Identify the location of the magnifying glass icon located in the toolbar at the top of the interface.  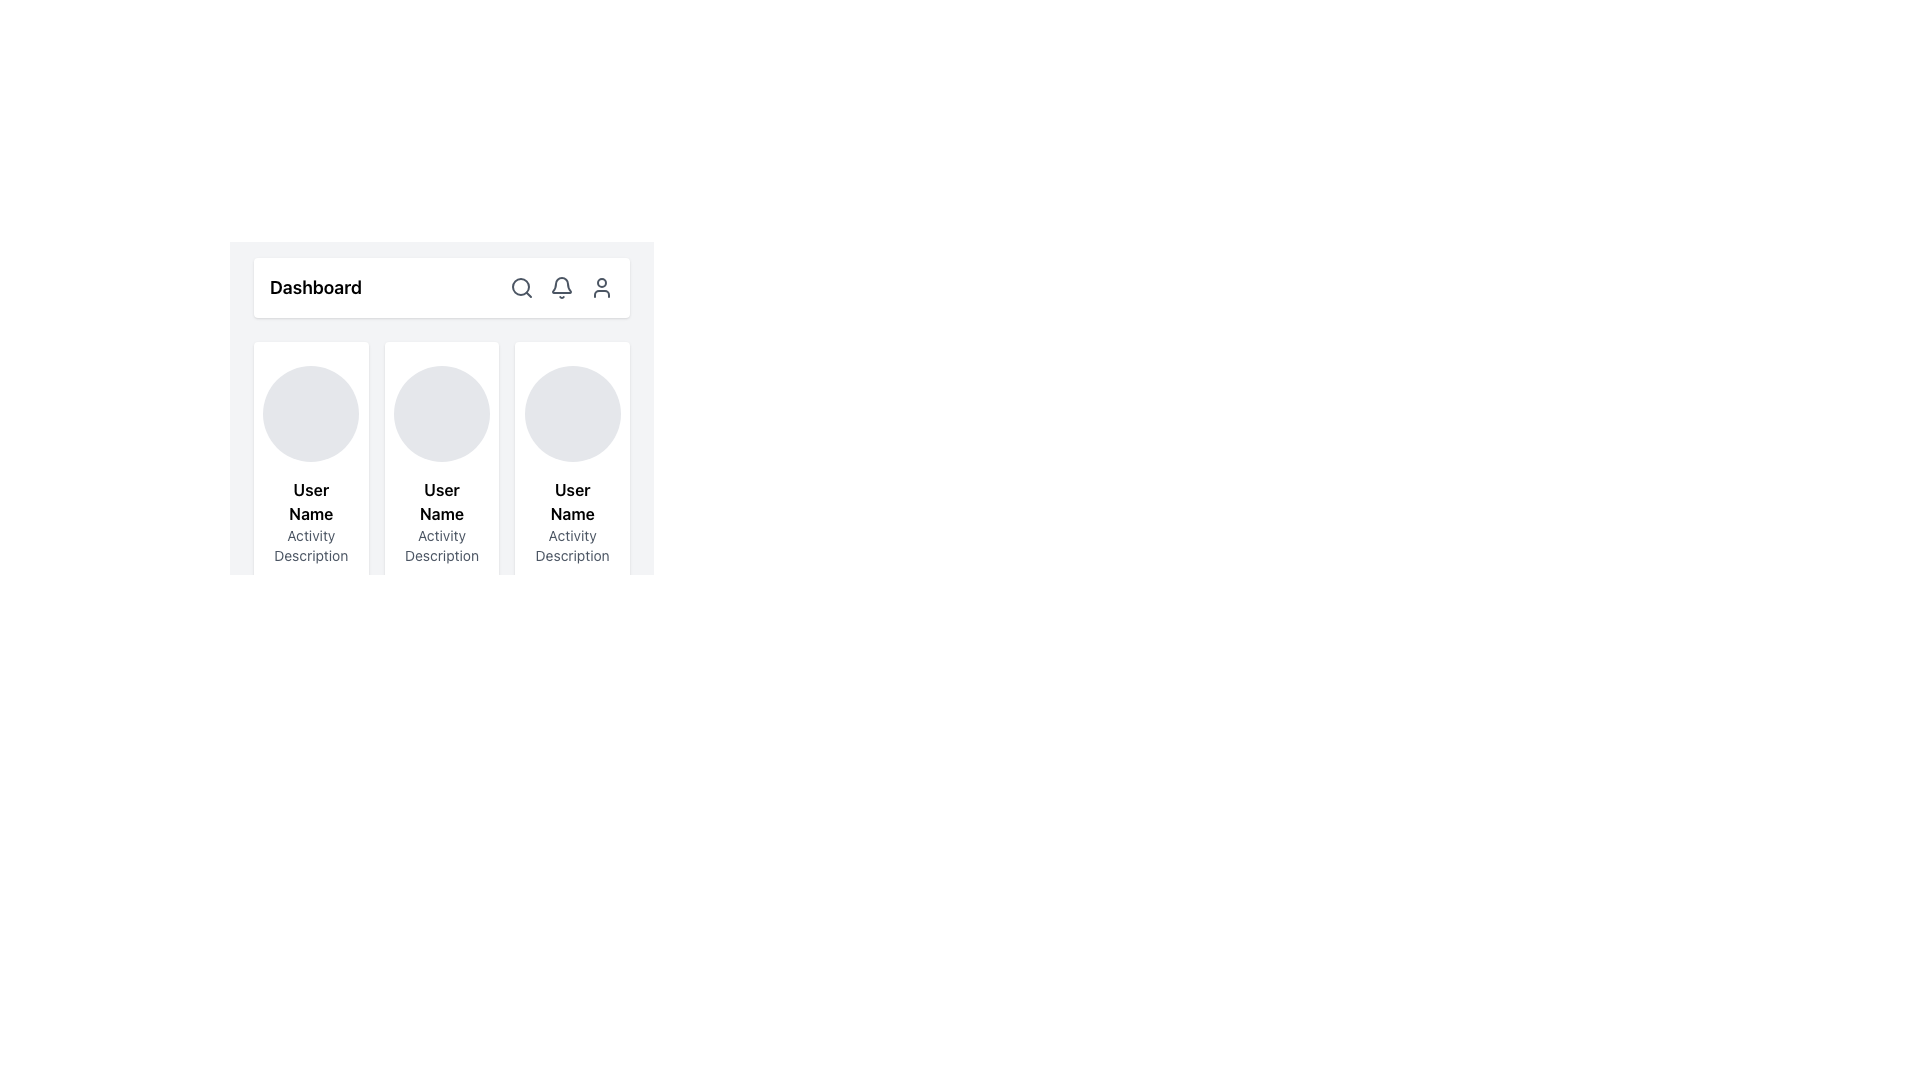
(522, 288).